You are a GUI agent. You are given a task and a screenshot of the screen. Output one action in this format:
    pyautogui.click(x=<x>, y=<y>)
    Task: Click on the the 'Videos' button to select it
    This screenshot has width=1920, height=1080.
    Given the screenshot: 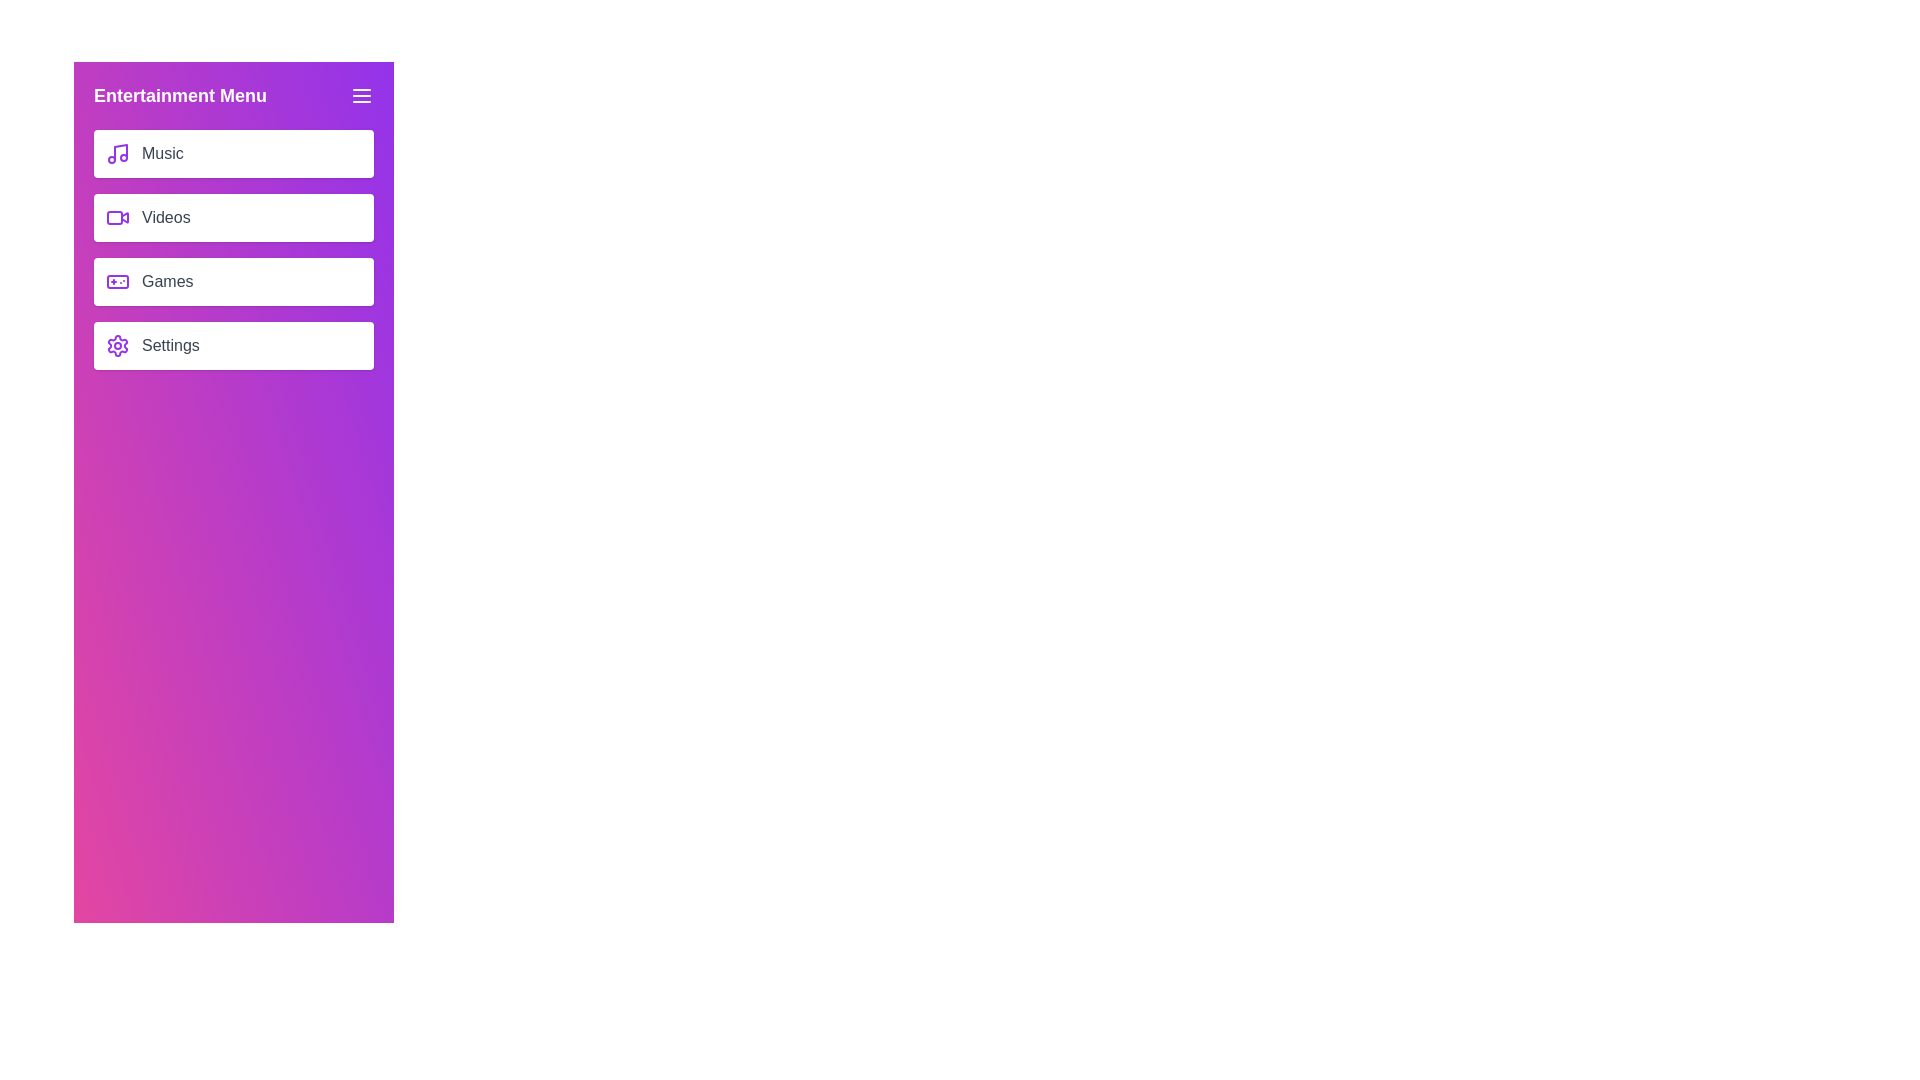 What is the action you would take?
    pyautogui.click(x=234, y=218)
    